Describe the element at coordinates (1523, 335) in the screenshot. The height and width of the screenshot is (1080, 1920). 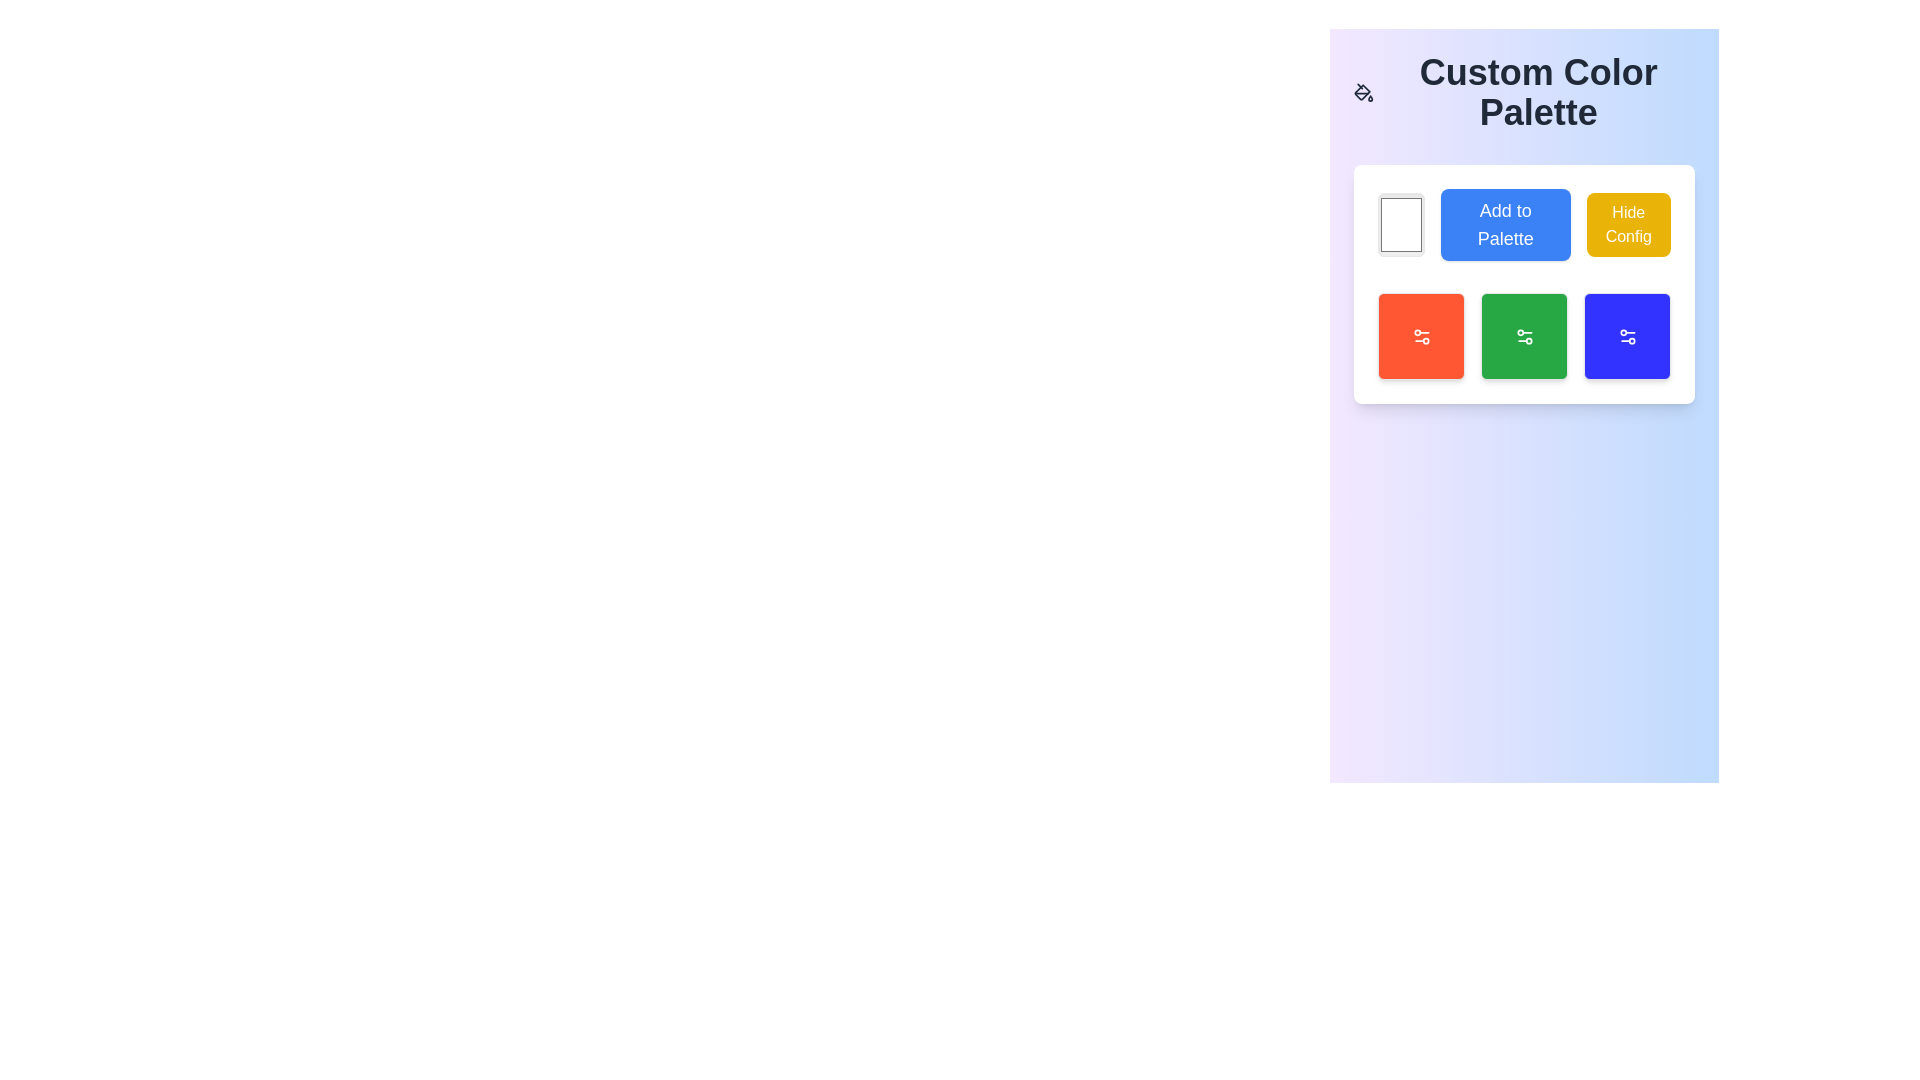
I see `the square from the grid containing square options` at that location.